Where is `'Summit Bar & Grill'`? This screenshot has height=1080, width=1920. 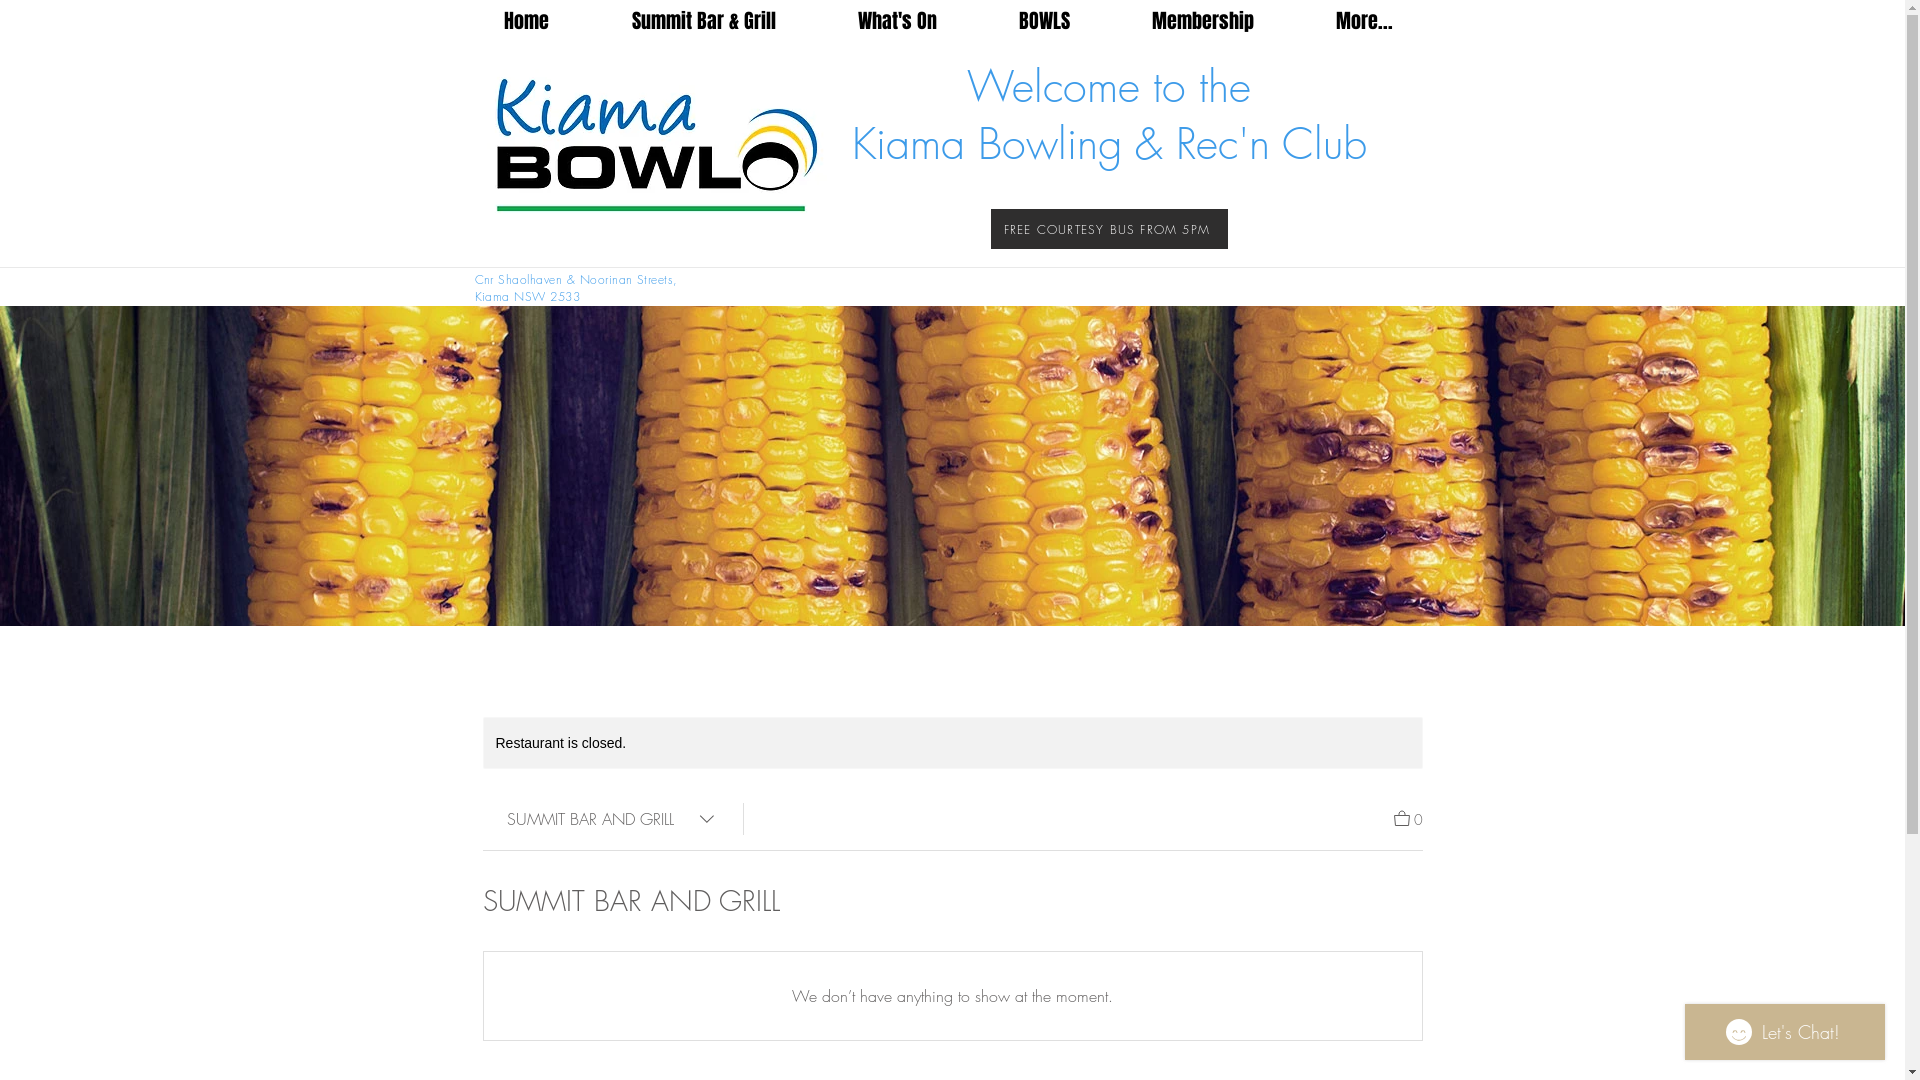 'Summit Bar & Grill' is located at coordinates (702, 21).